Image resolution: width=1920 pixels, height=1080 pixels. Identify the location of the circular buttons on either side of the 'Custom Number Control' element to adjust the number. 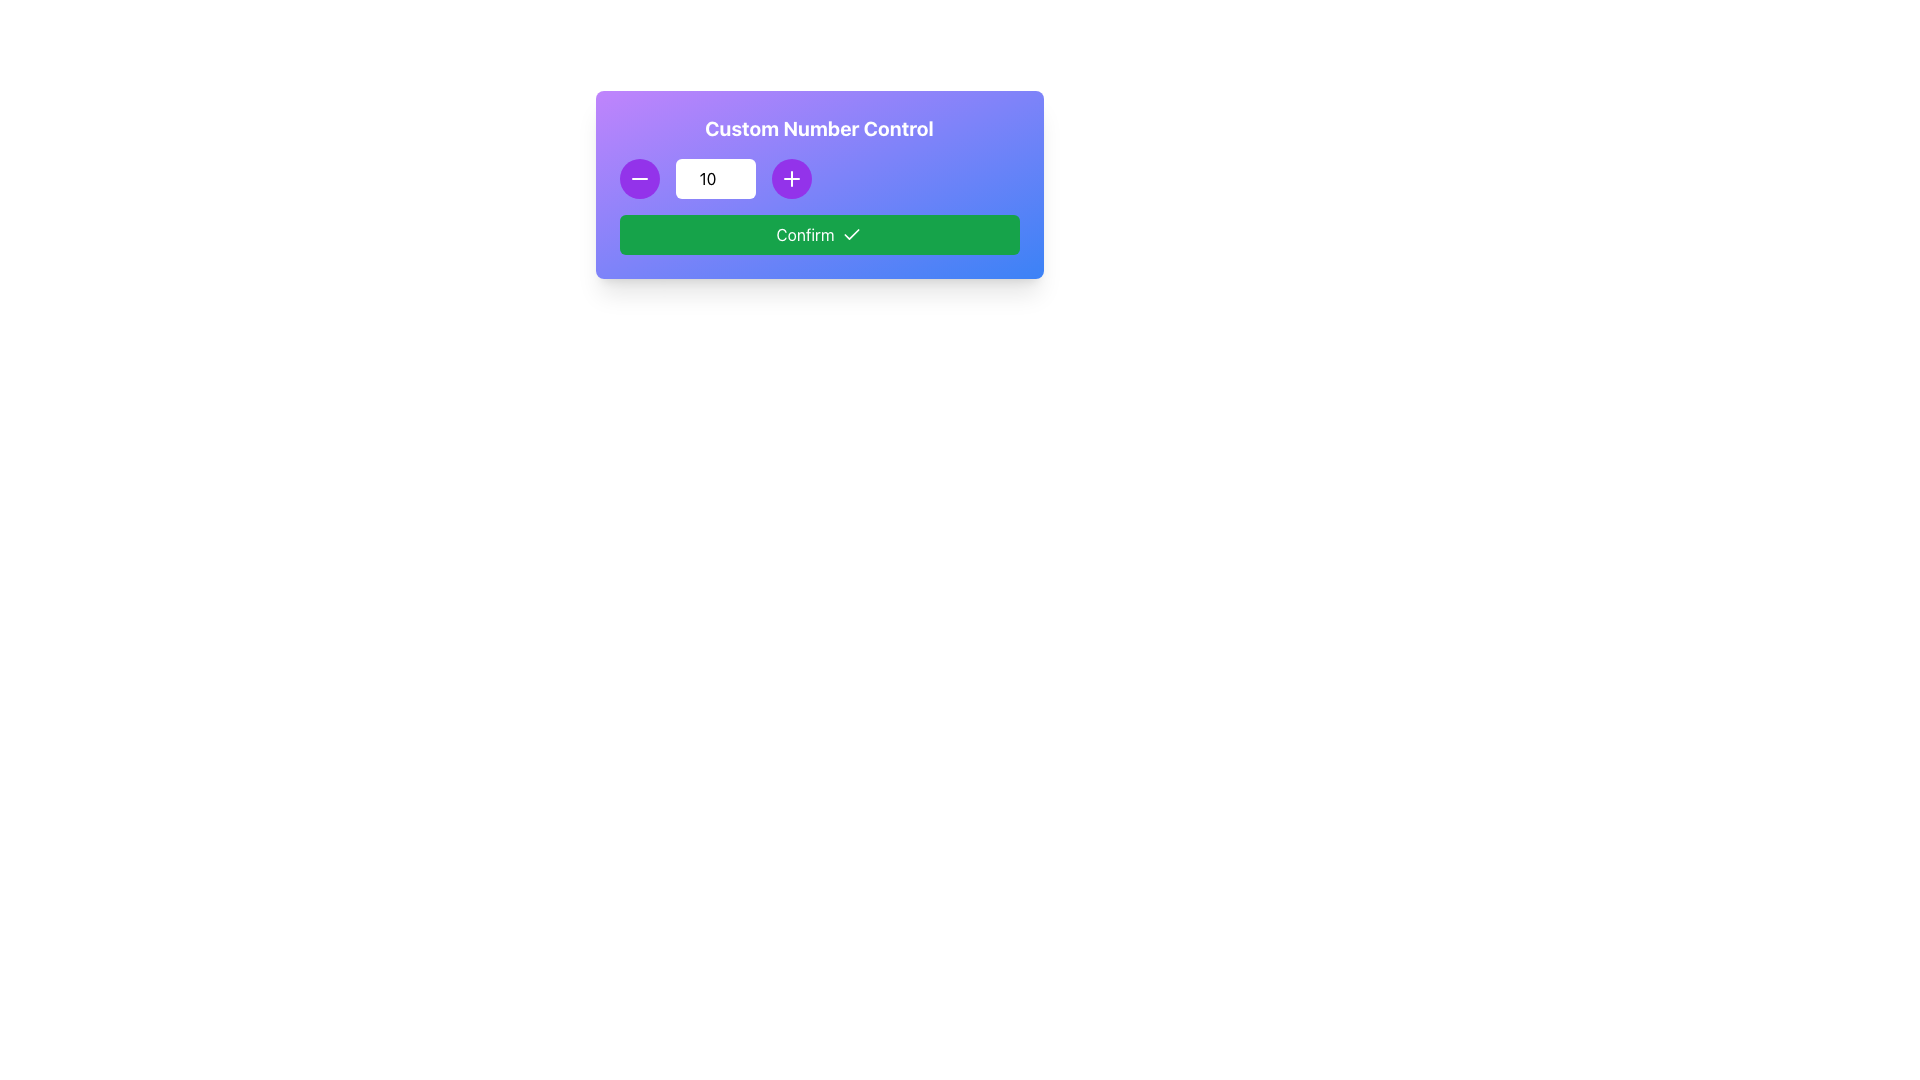
(819, 185).